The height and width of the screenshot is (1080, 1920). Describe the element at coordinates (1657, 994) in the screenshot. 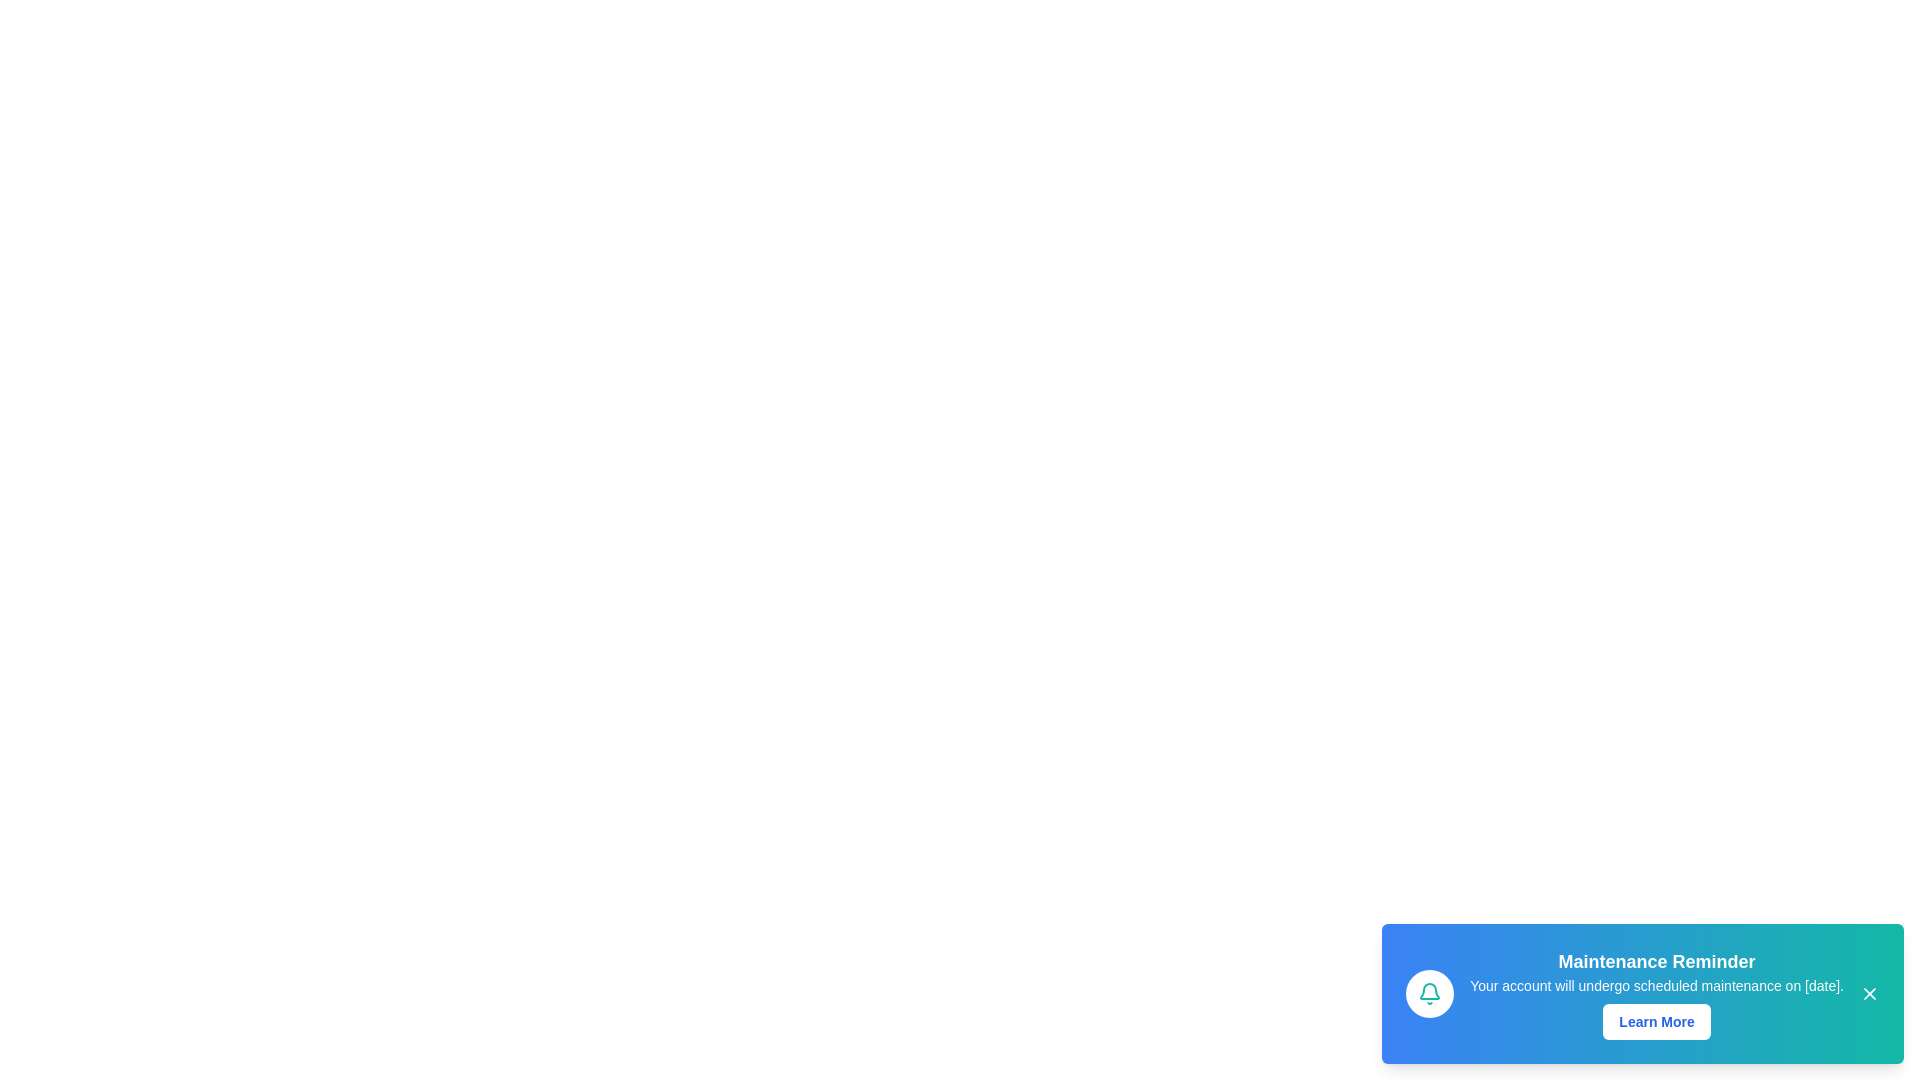

I see `the 'Learn More' button in the bottom-right notification section that reminds users about scheduled maintenance of their account` at that location.